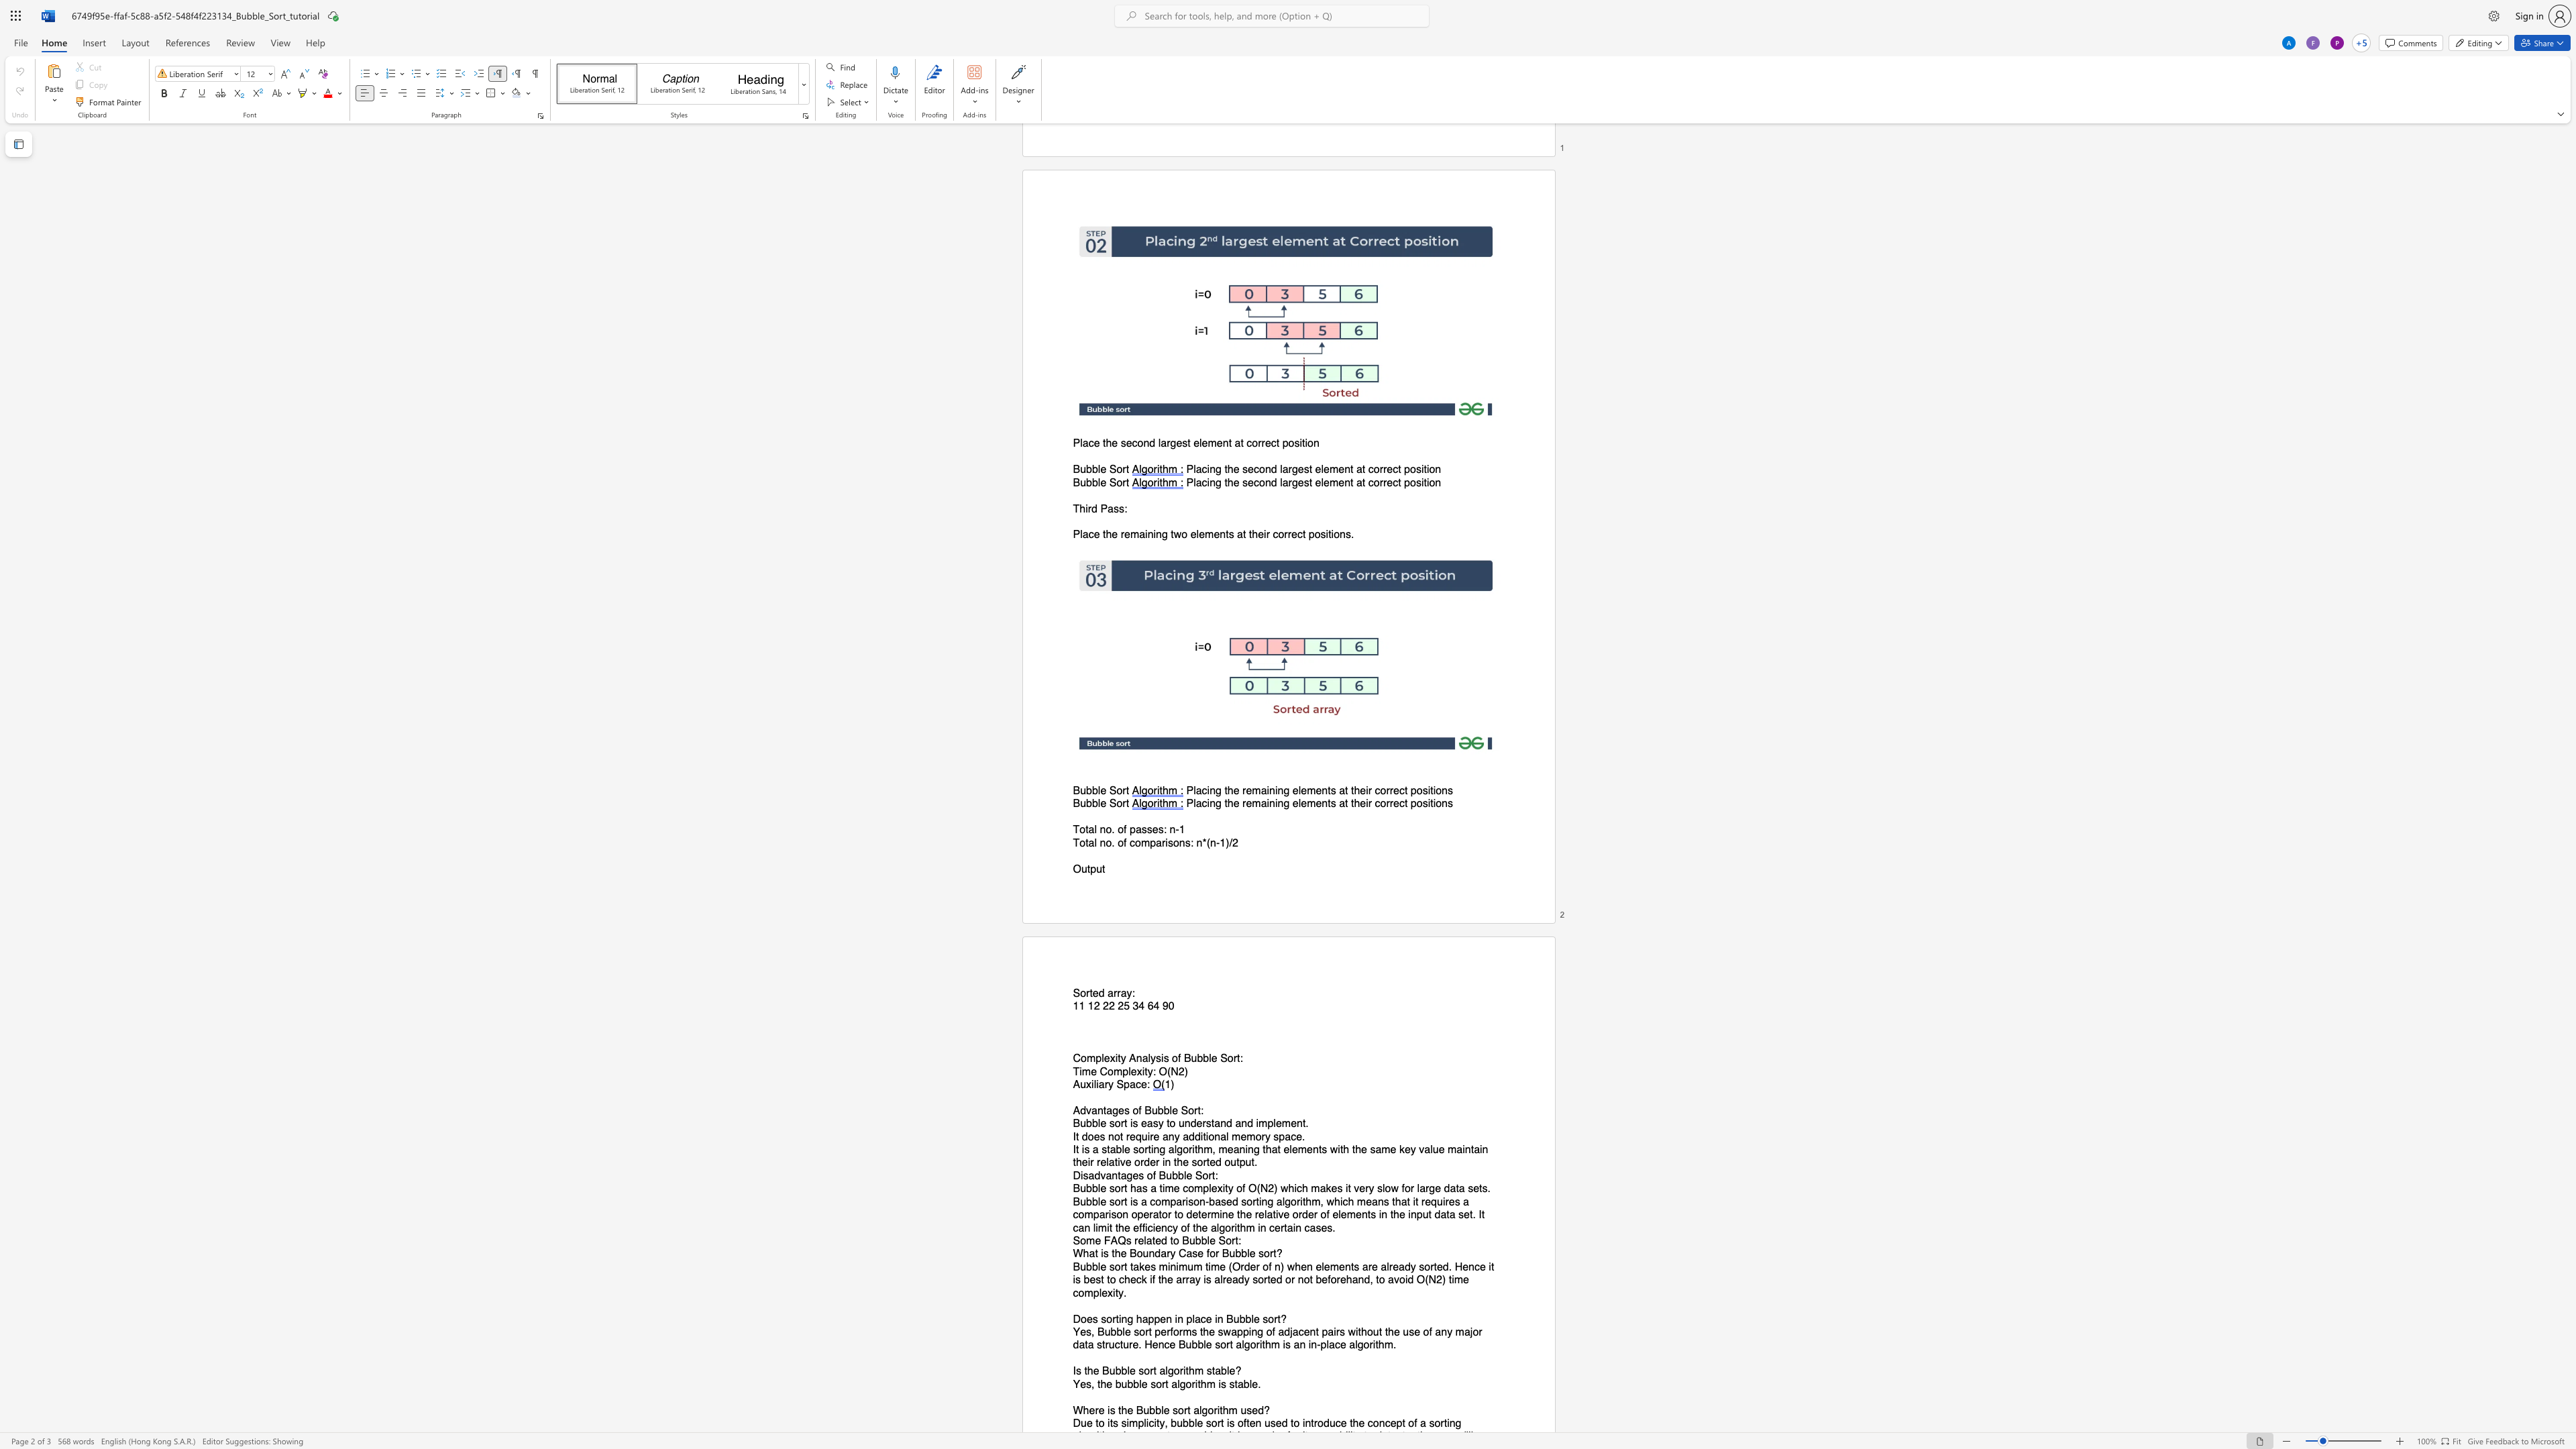 The width and height of the screenshot is (2576, 1449). What do you see at coordinates (1128, 1175) in the screenshot?
I see `the 1th character "g" in the text` at bounding box center [1128, 1175].